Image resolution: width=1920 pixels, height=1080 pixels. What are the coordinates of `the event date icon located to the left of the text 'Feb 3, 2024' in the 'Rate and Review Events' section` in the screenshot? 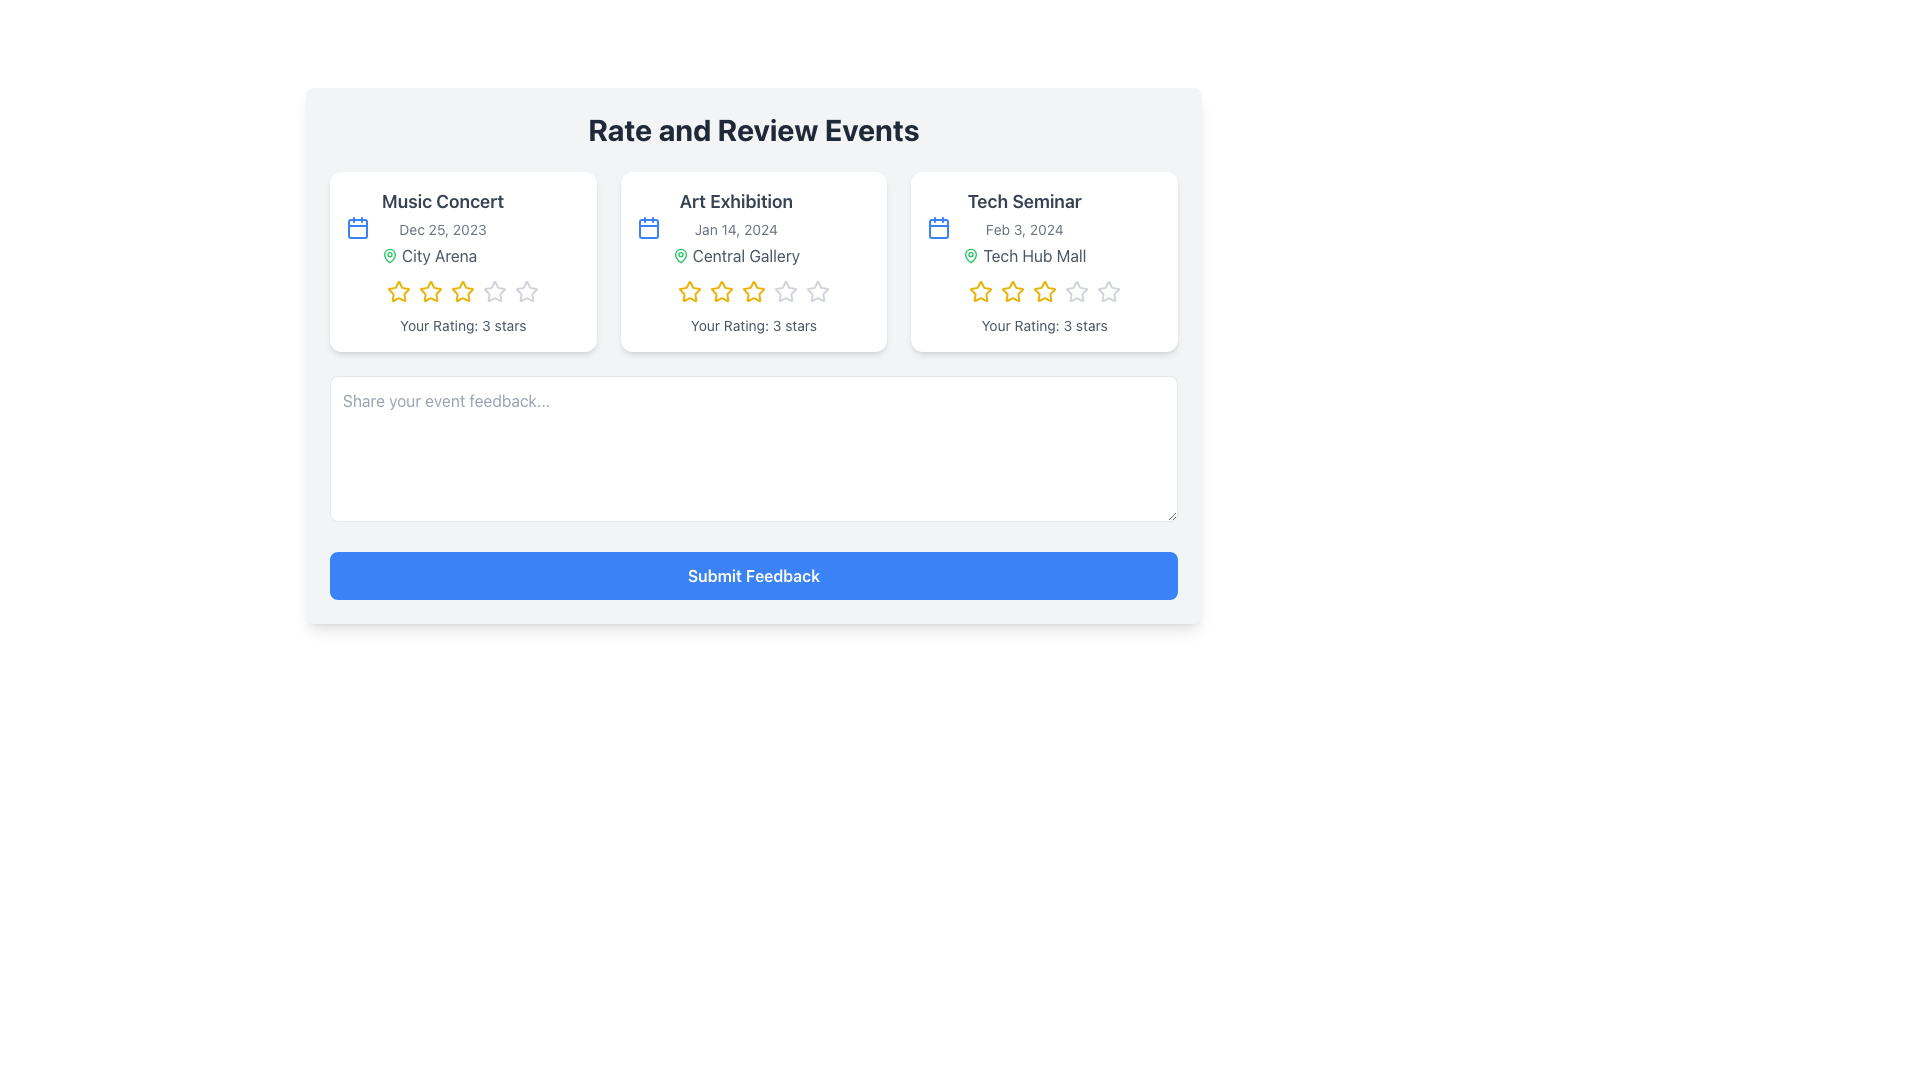 It's located at (938, 226).